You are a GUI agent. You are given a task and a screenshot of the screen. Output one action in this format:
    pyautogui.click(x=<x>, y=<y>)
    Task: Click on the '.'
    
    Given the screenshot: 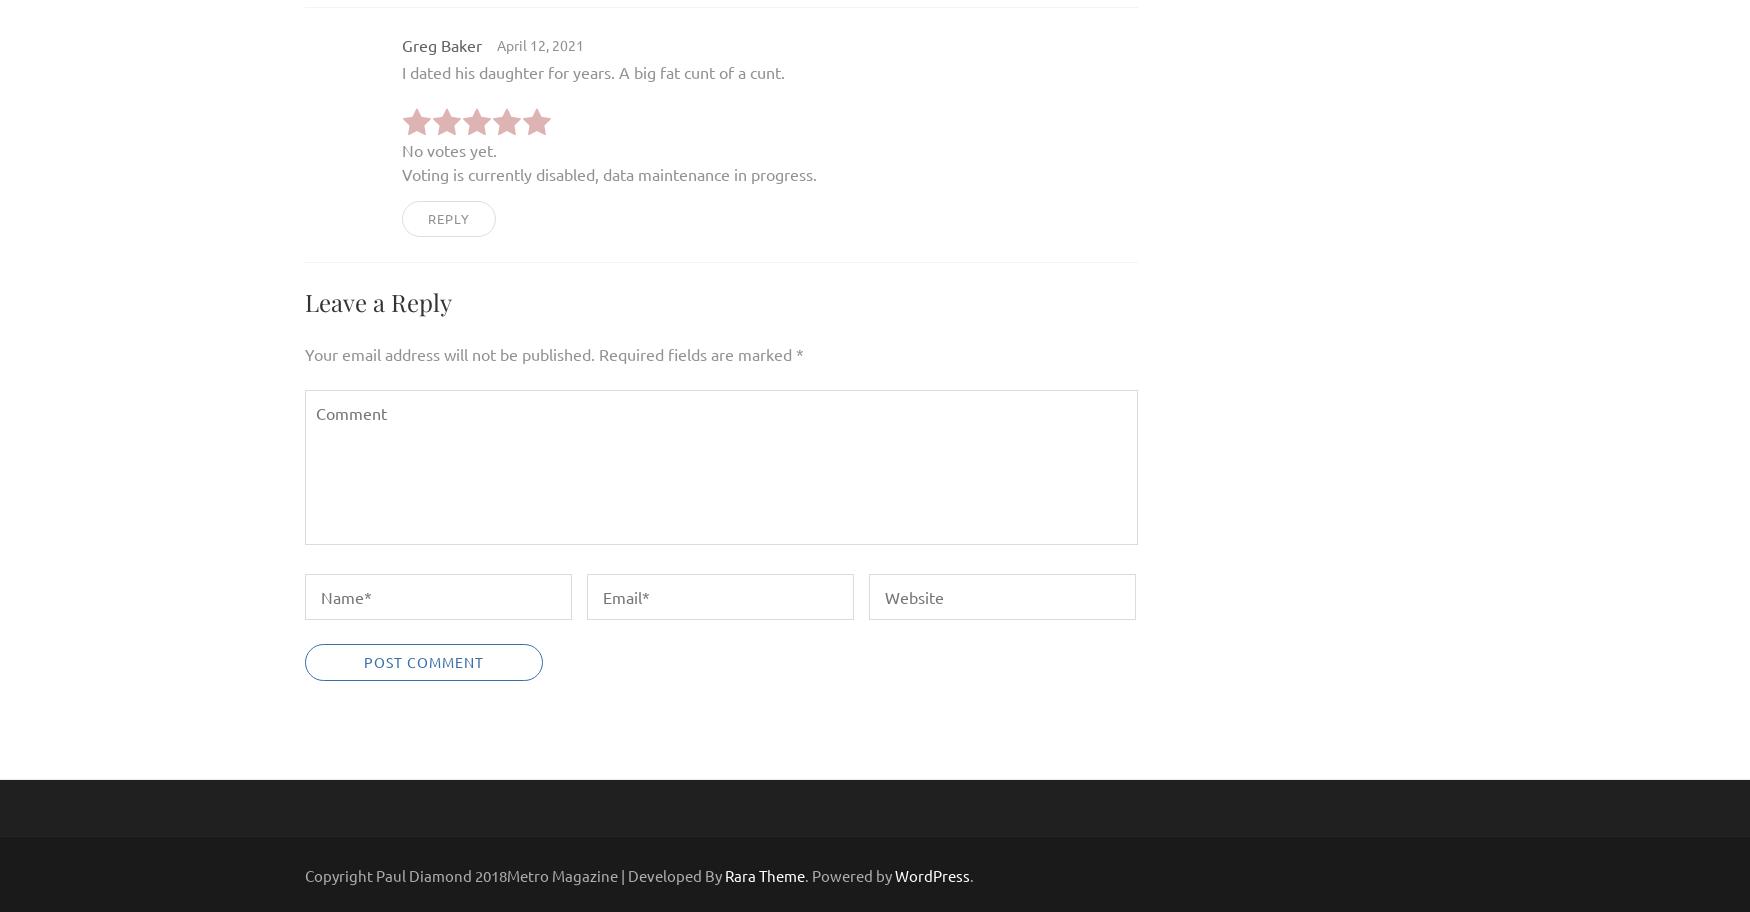 What is the action you would take?
    pyautogui.click(x=971, y=874)
    